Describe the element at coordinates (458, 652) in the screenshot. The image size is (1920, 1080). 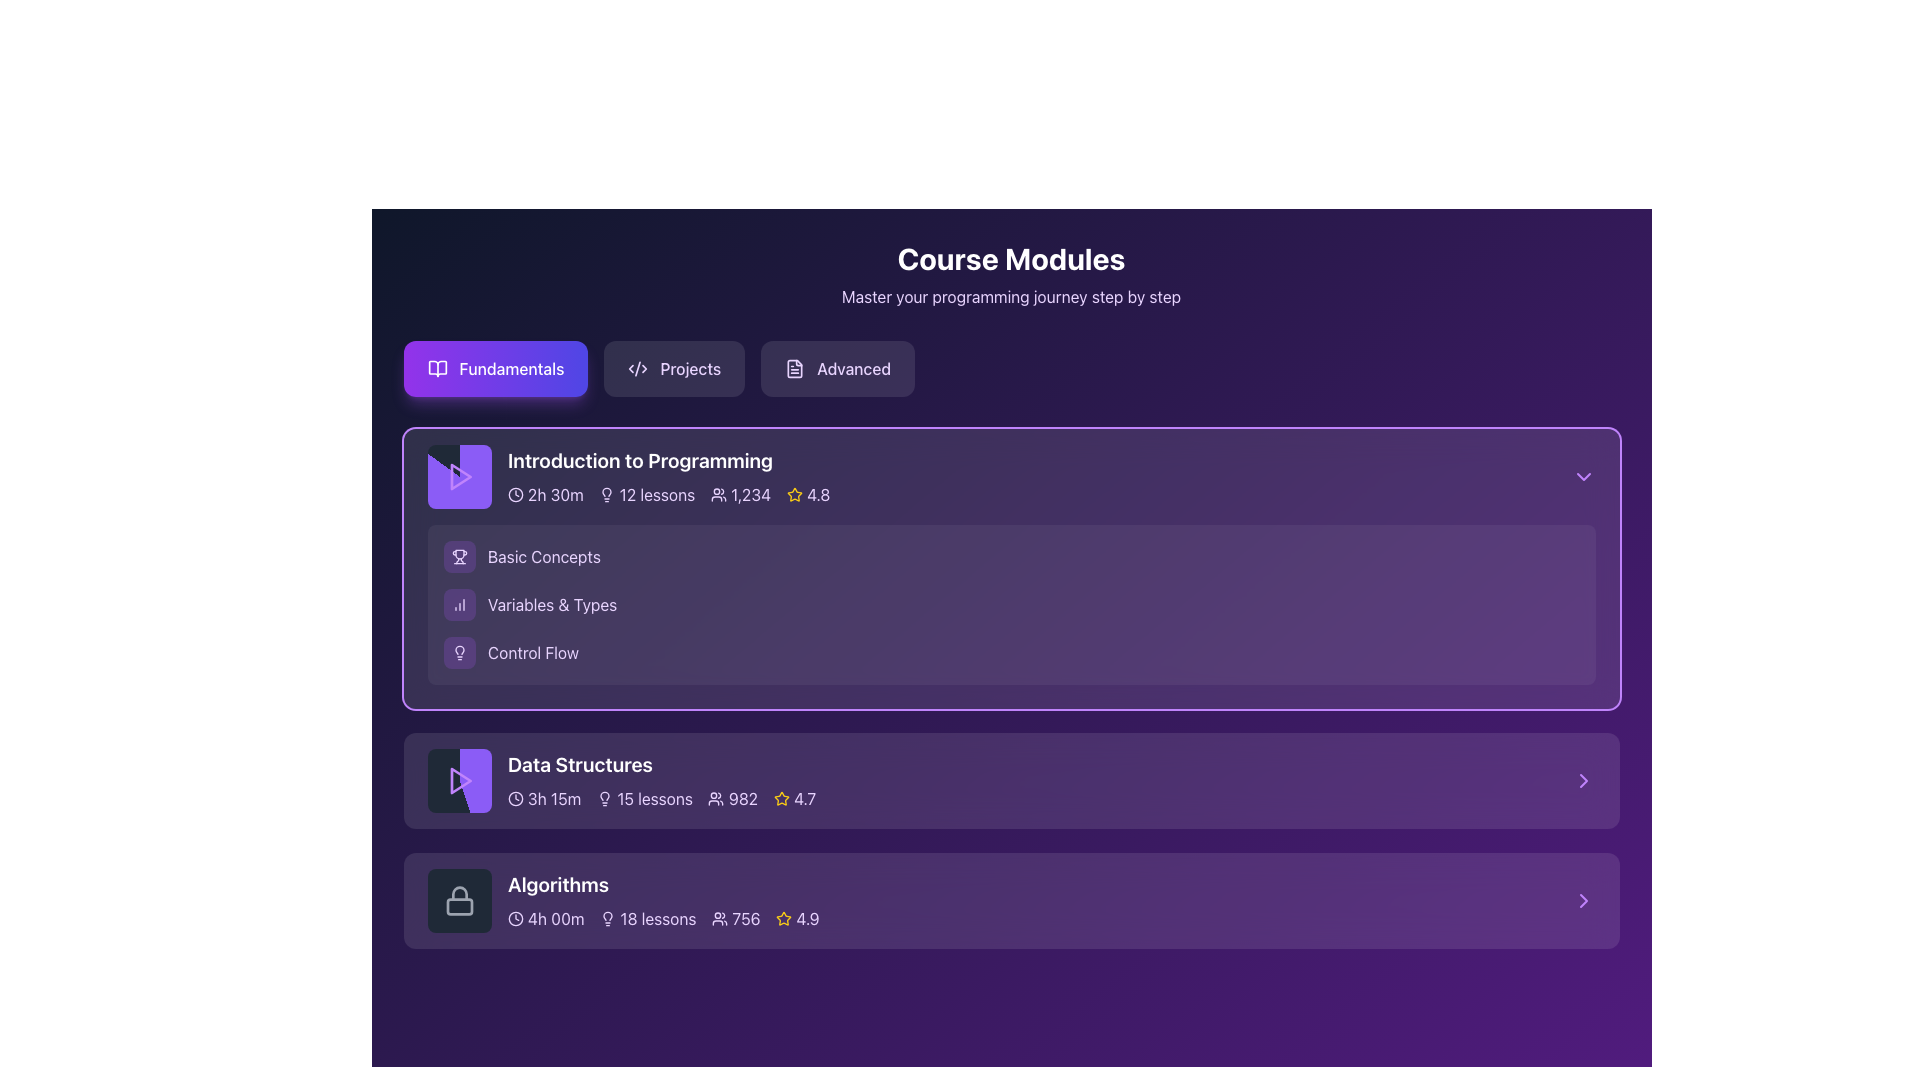
I see `the 'Control Flow' icon, which visually represents the concept of 'Control Flow'` at that location.